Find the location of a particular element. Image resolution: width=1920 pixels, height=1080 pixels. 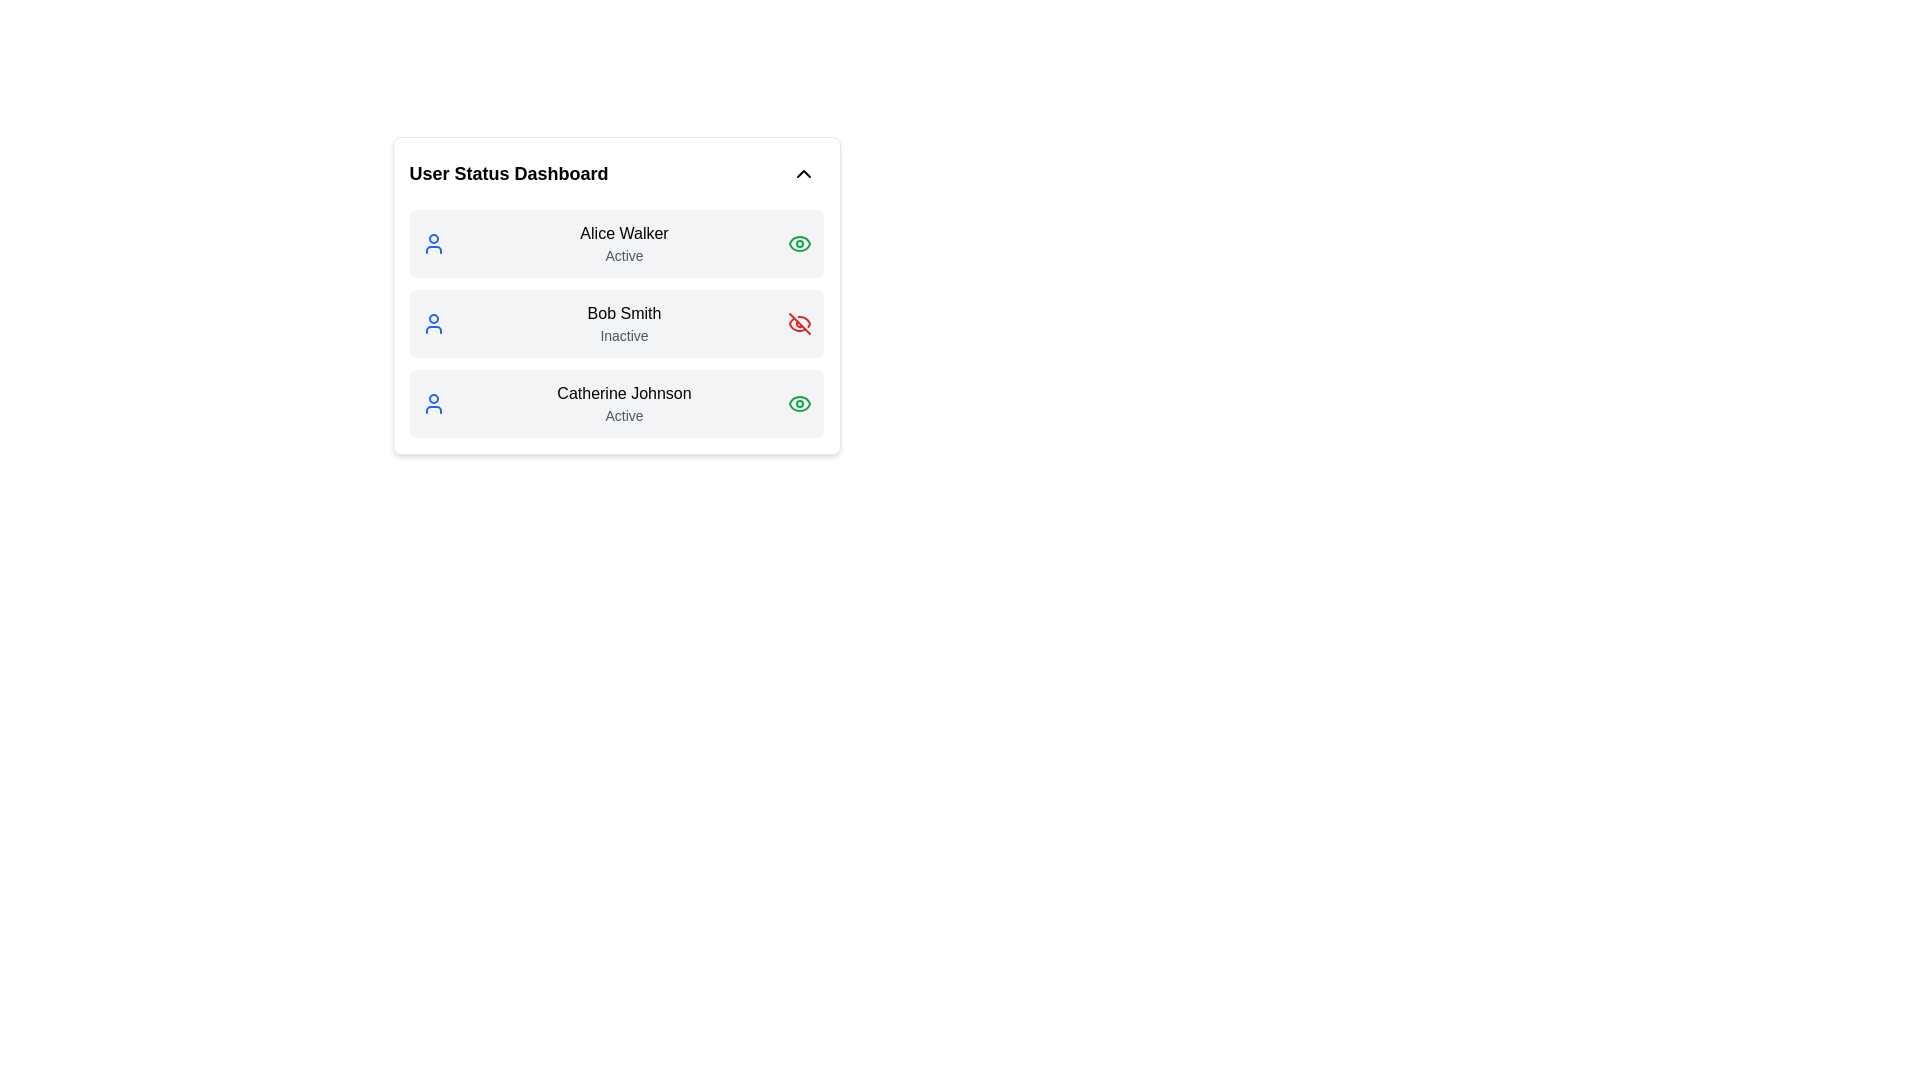

the user icon representing 'Alice Walker' located at the leftmost side of the first row in the user status dashboard is located at coordinates (432, 242).